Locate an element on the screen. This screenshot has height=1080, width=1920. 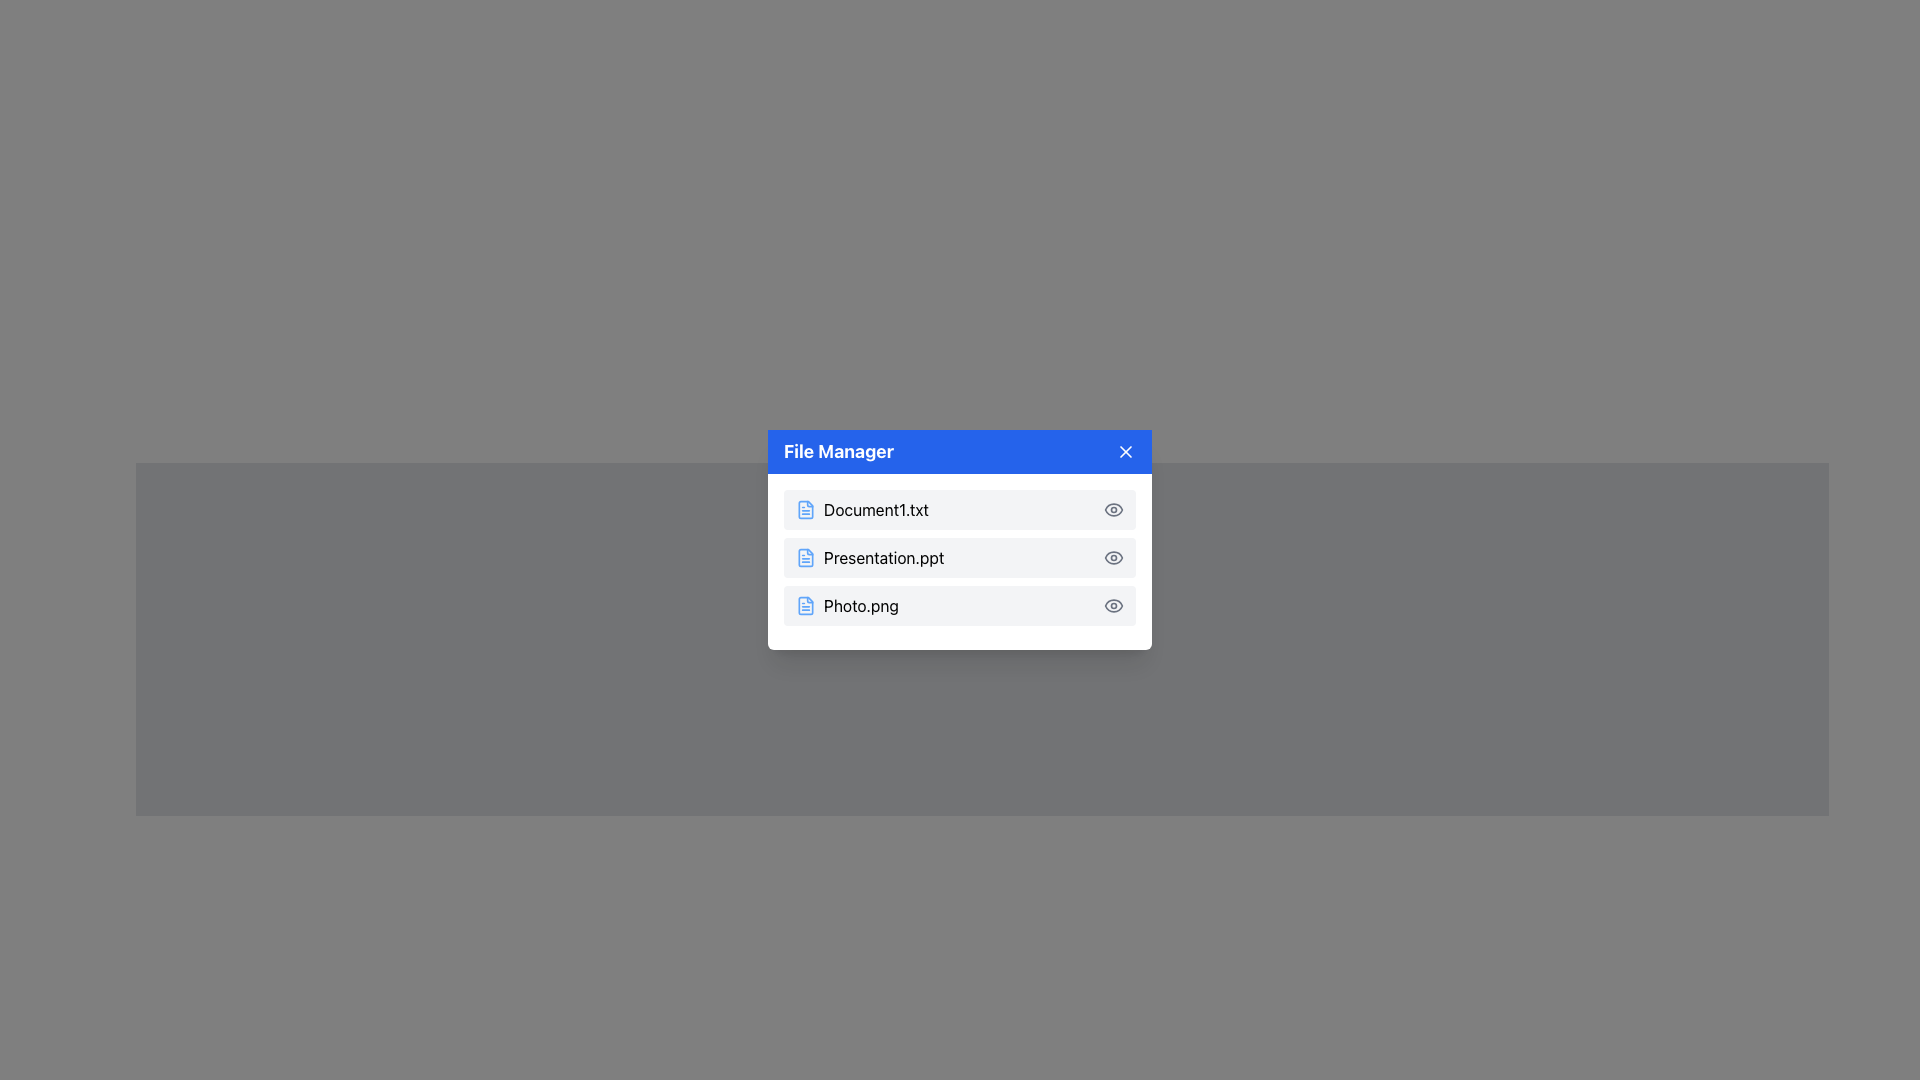
the Eye icon at the far-right end of the row labeled 'Photo.png' is located at coordinates (1112, 604).